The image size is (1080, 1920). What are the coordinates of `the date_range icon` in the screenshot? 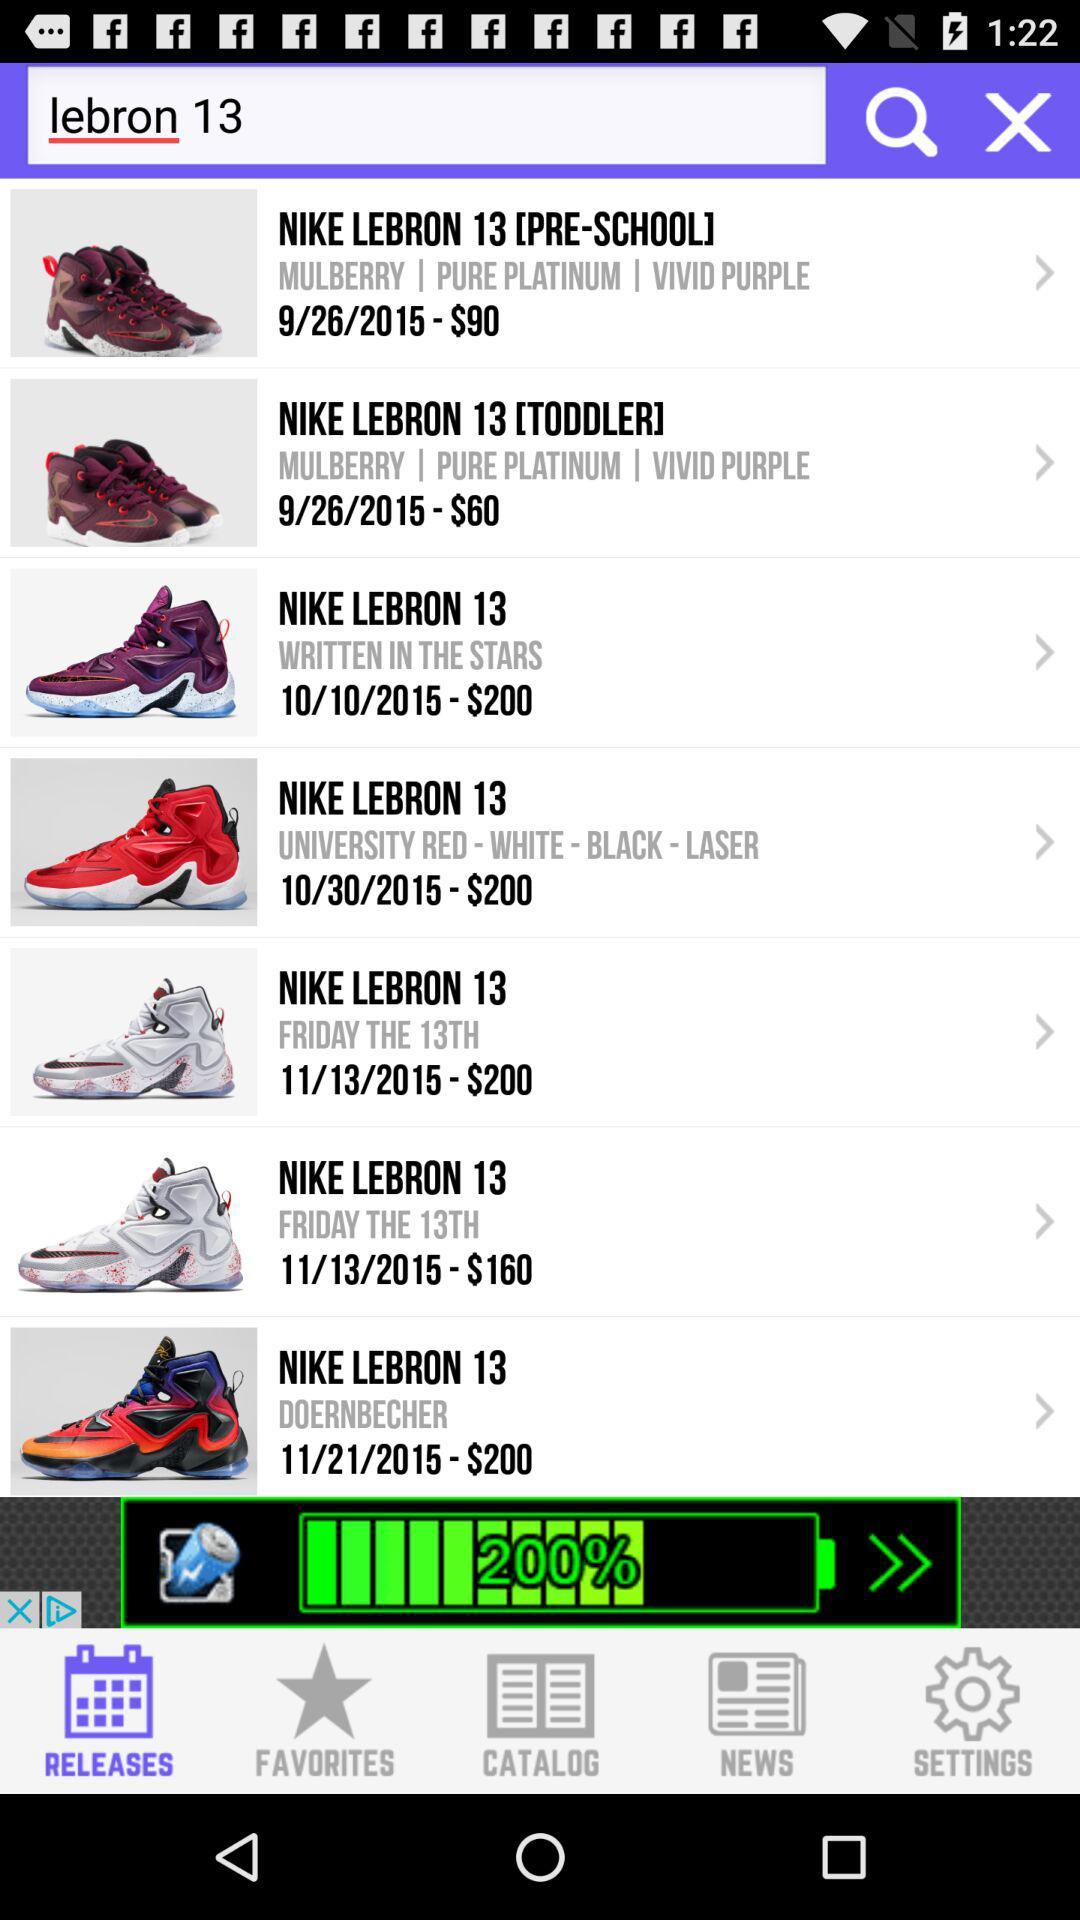 It's located at (106, 1830).